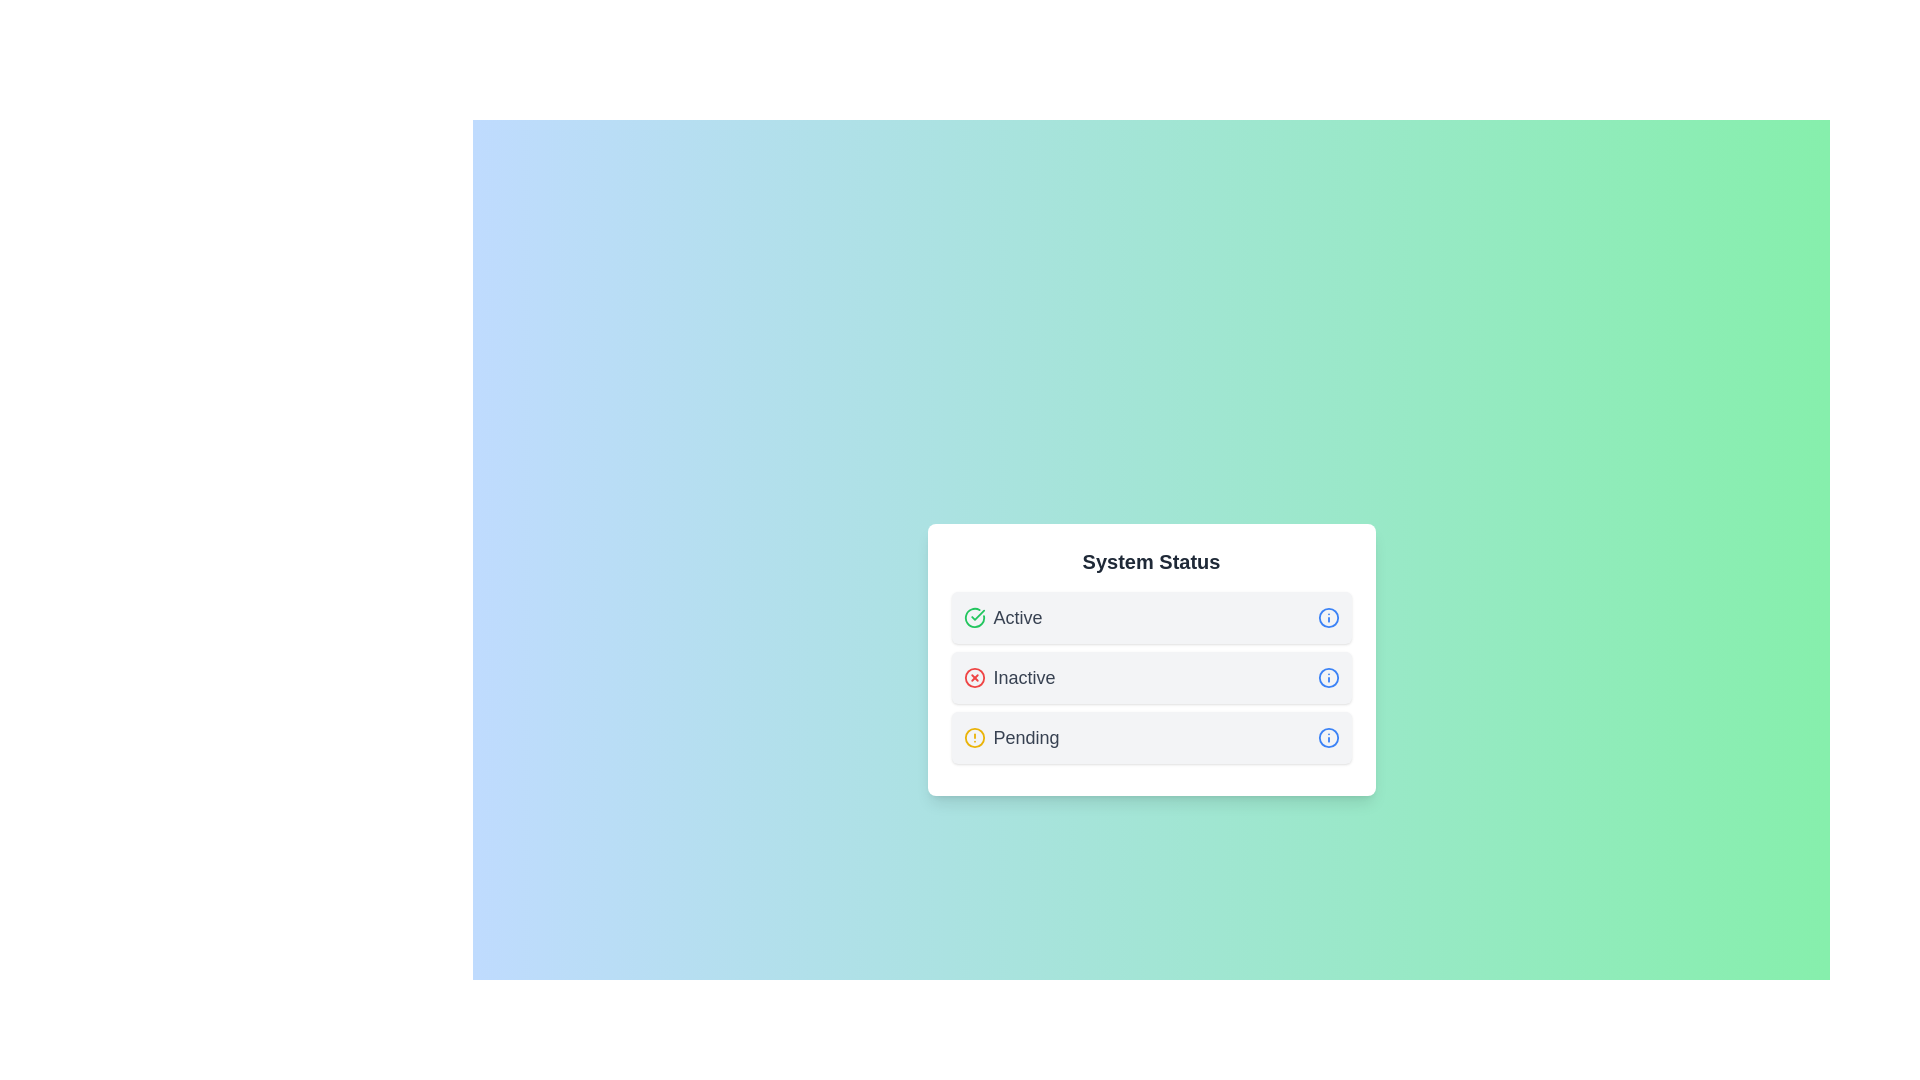 The image size is (1920, 1080). Describe the element at coordinates (974, 616) in the screenshot. I see `the 'Active' status icon located immediately to the left of the label 'Active' in the first row of the vertically-arranged list of statuses inside the centered card` at that location.